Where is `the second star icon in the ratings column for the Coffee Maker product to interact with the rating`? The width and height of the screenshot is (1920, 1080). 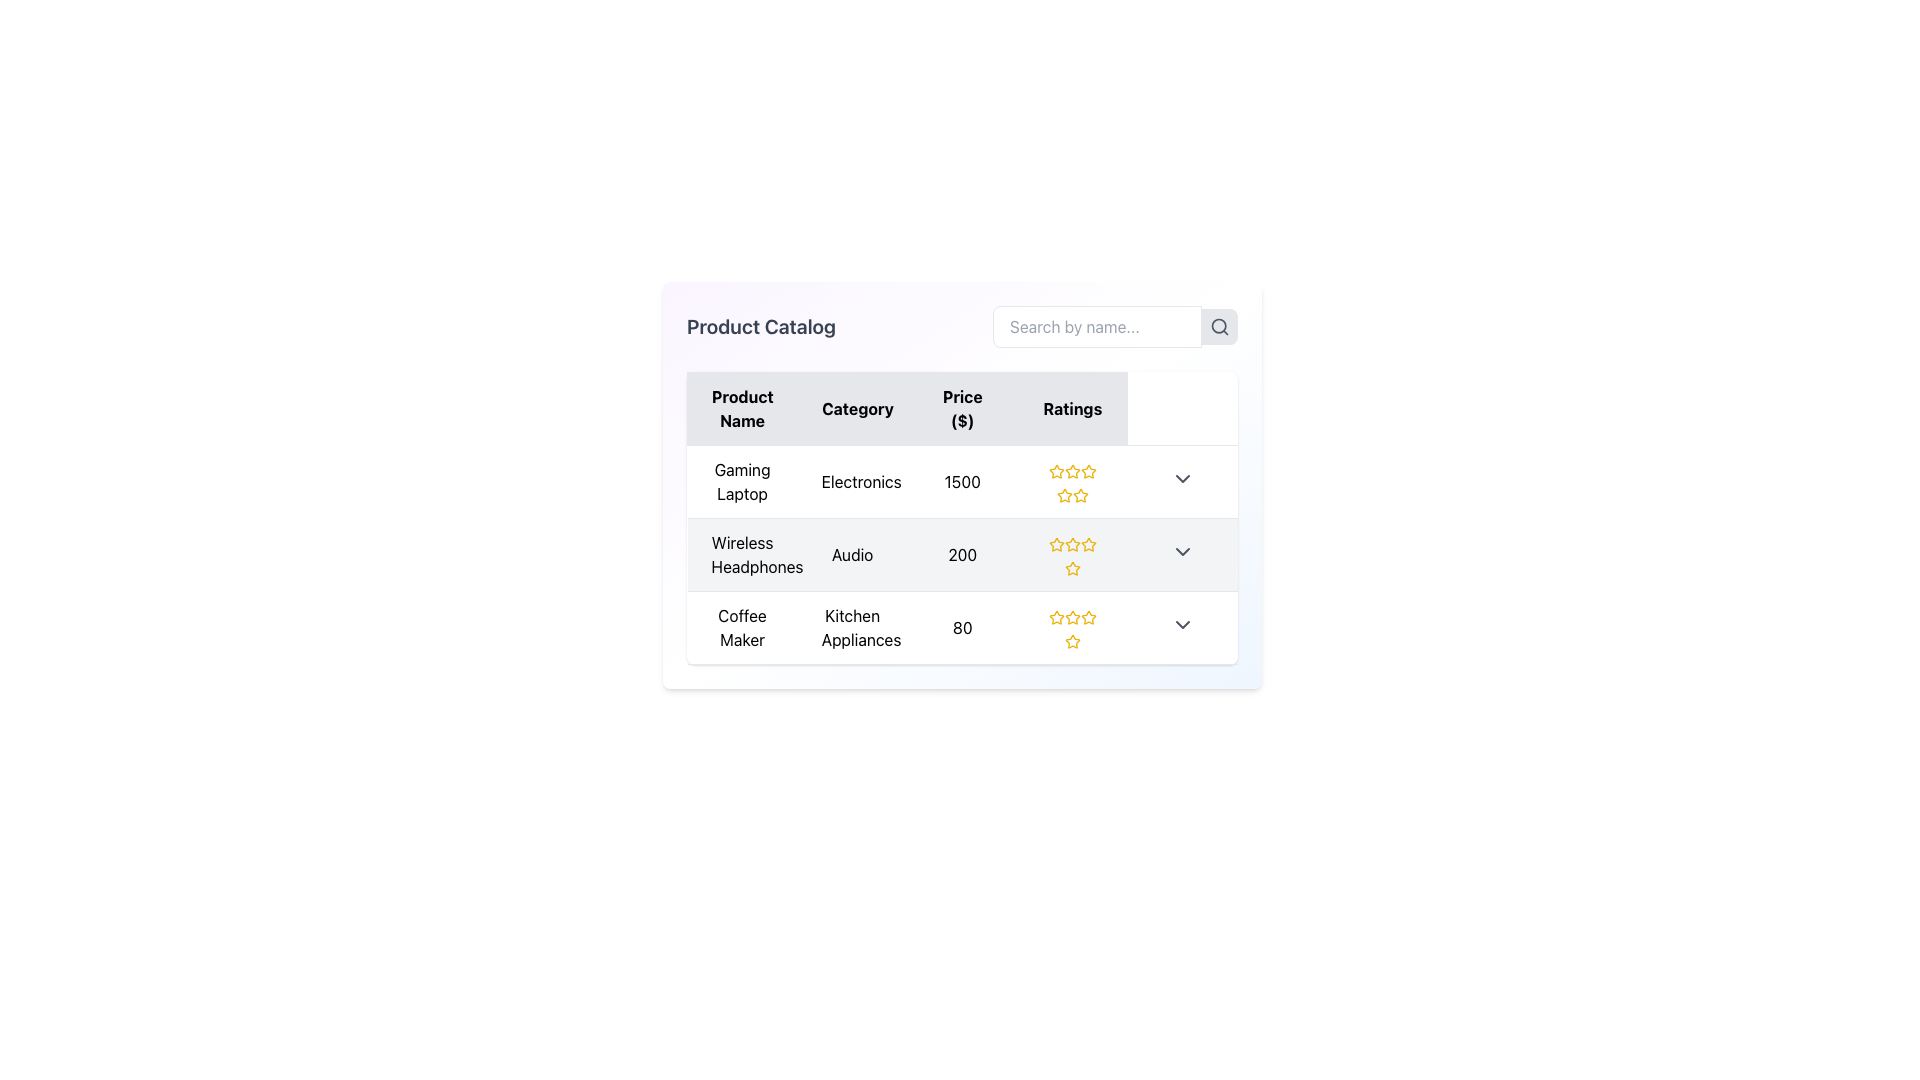
the second star icon in the ratings column for the Coffee Maker product to interact with the rating is located at coordinates (1071, 641).